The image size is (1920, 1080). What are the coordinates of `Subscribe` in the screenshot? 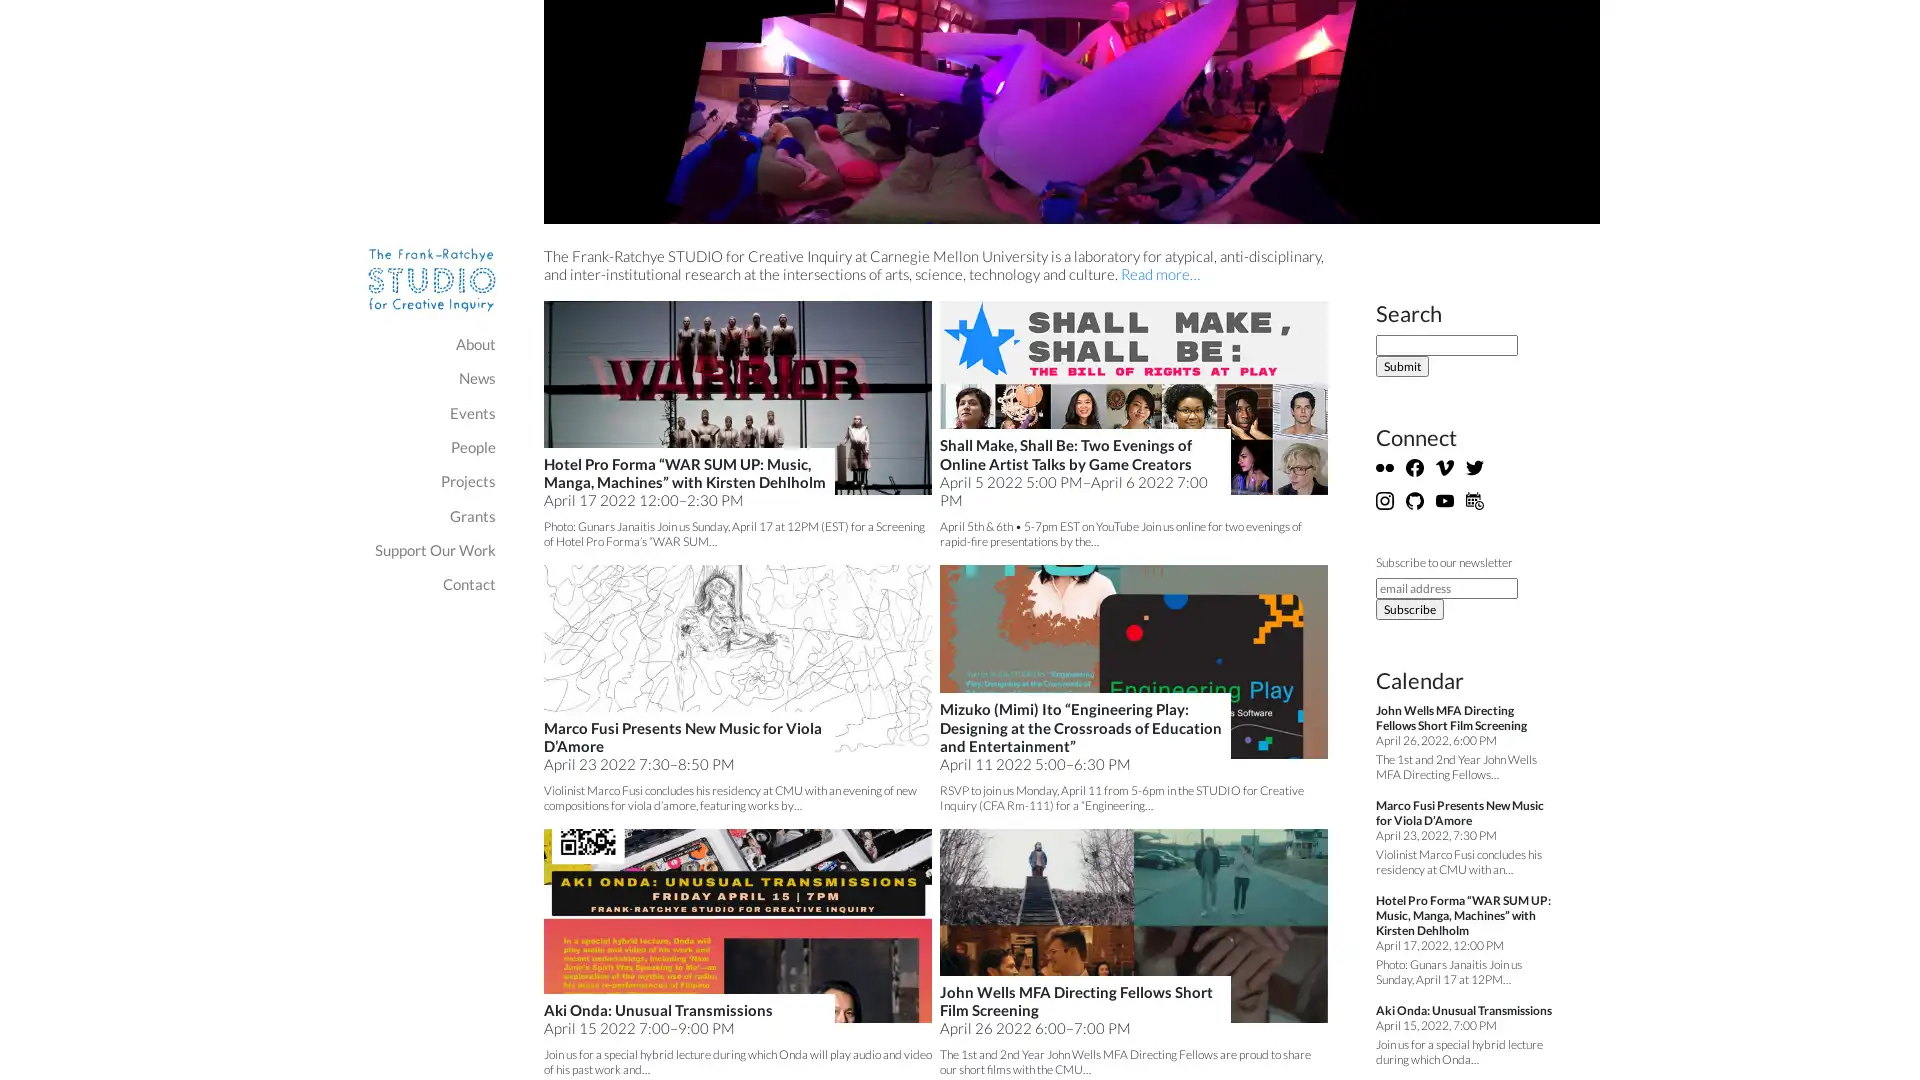 It's located at (1409, 608).